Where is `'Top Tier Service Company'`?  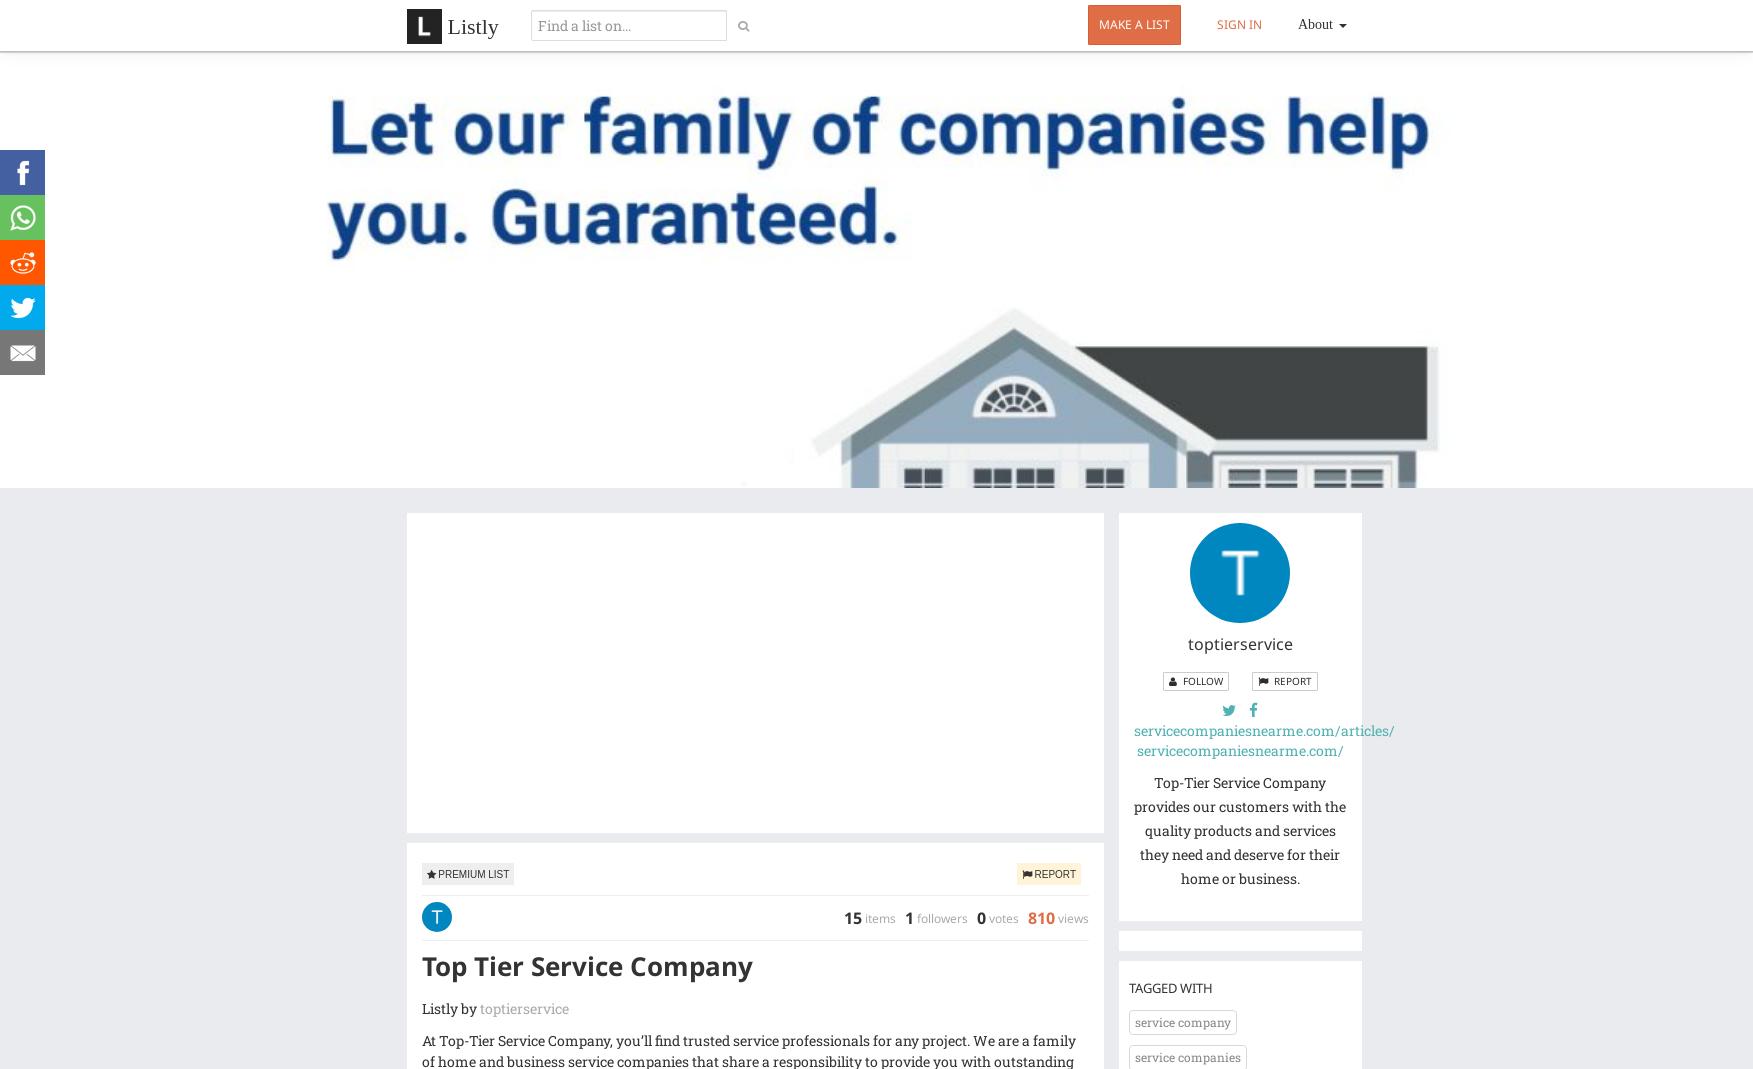 'Top Tier Service Company' is located at coordinates (585, 965).